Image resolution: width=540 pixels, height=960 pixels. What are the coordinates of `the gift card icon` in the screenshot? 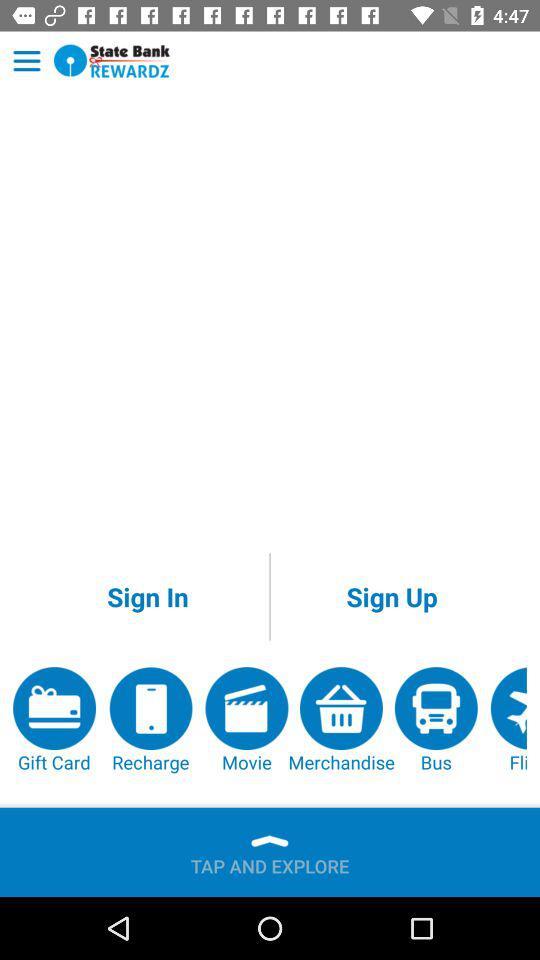 It's located at (54, 720).